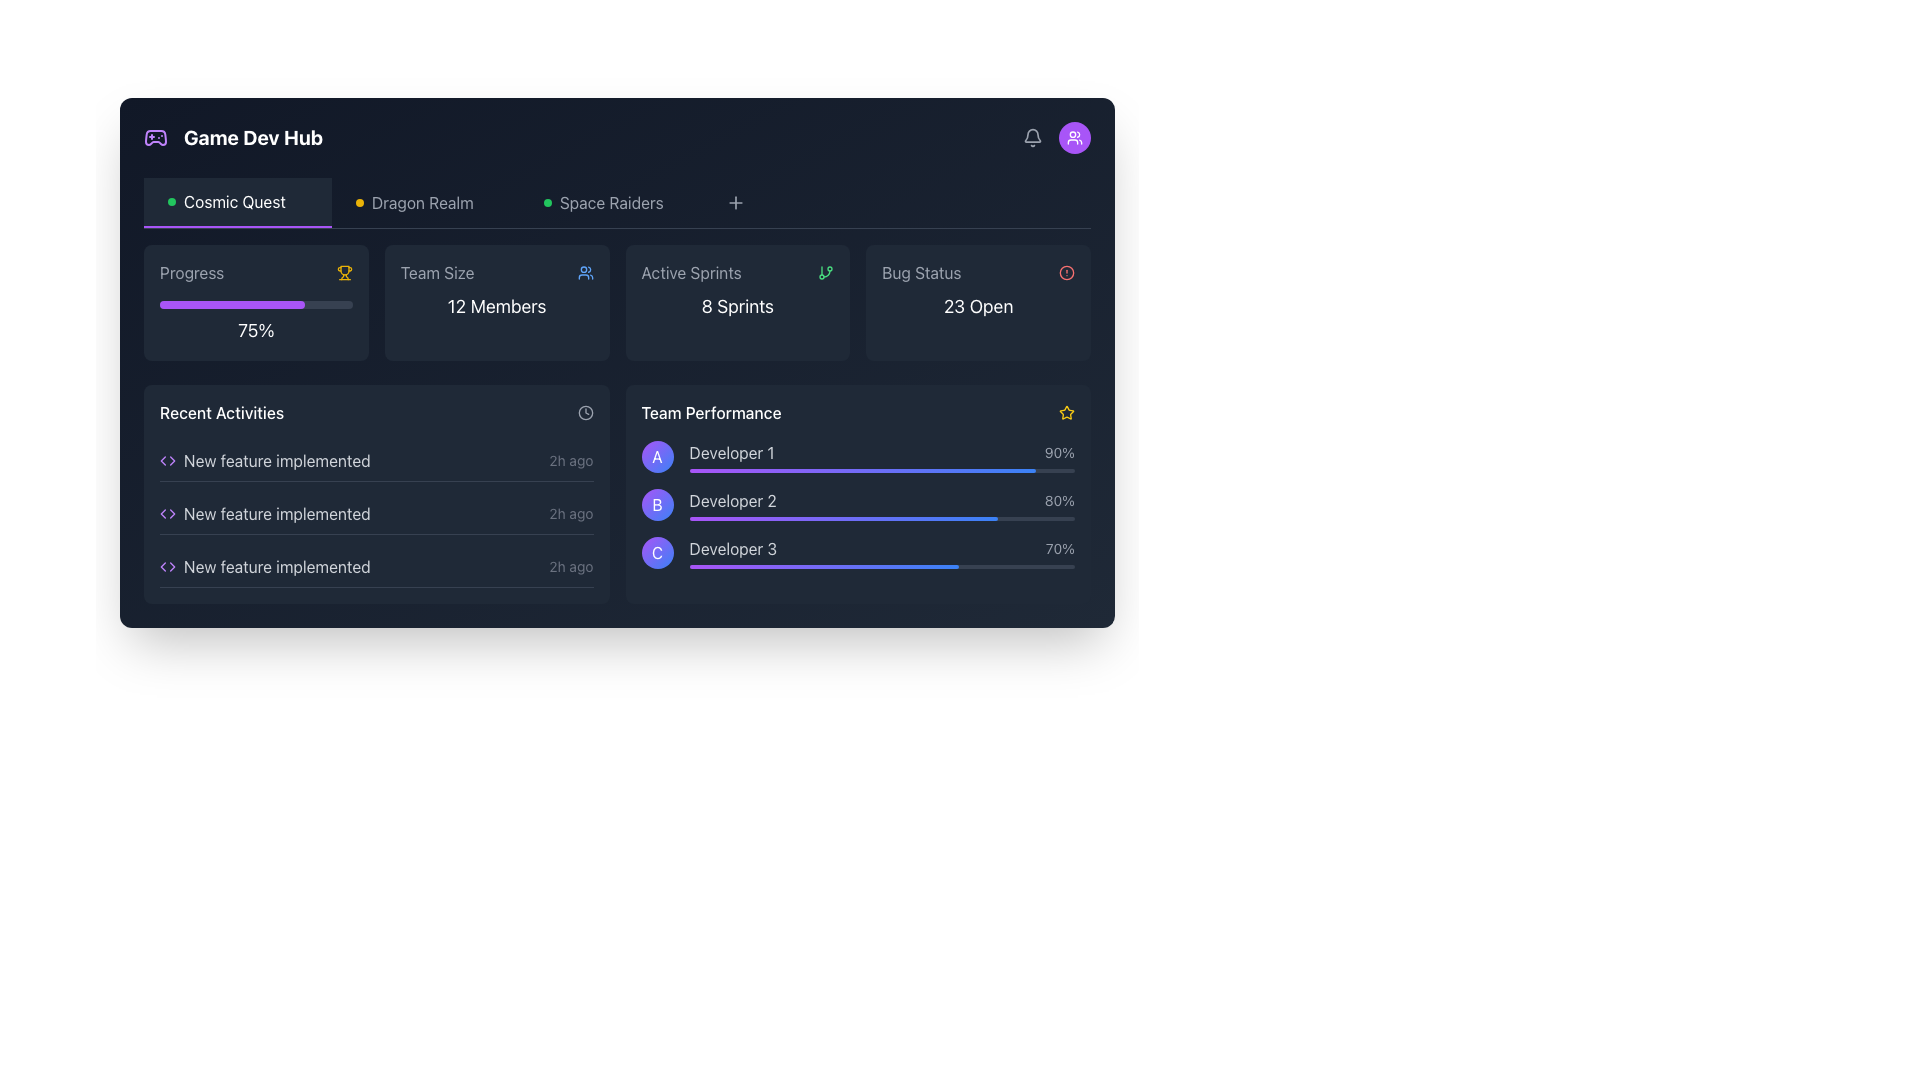 The height and width of the screenshot is (1080, 1920). Describe the element at coordinates (657, 456) in the screenshot. I see `the Avatar representing 'Developer 1' in the 'Team Performance' section` at that location.